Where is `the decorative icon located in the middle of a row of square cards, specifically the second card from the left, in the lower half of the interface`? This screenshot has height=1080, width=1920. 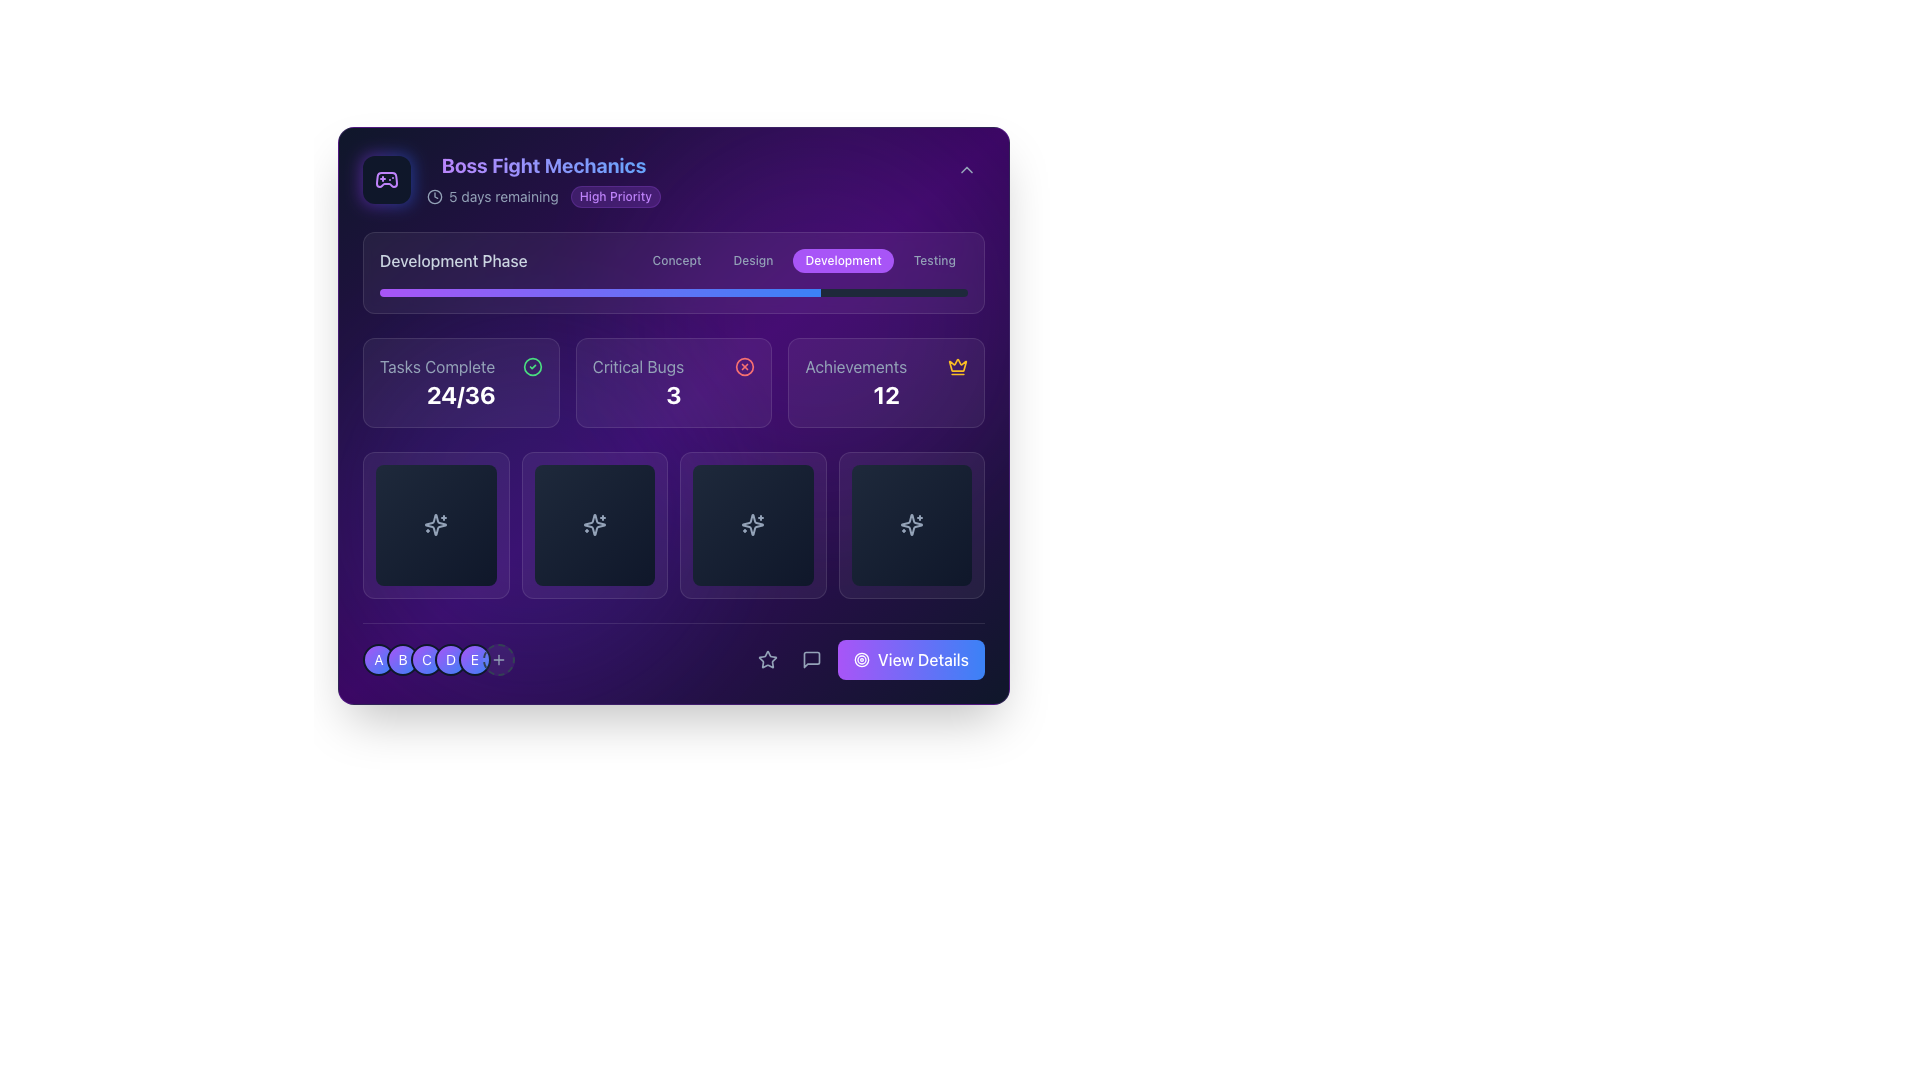 the decorative icon located in the middle of a row of square cards, specifically the second card from the left, in the lower half of the interface is located at coordinates (593, 524).